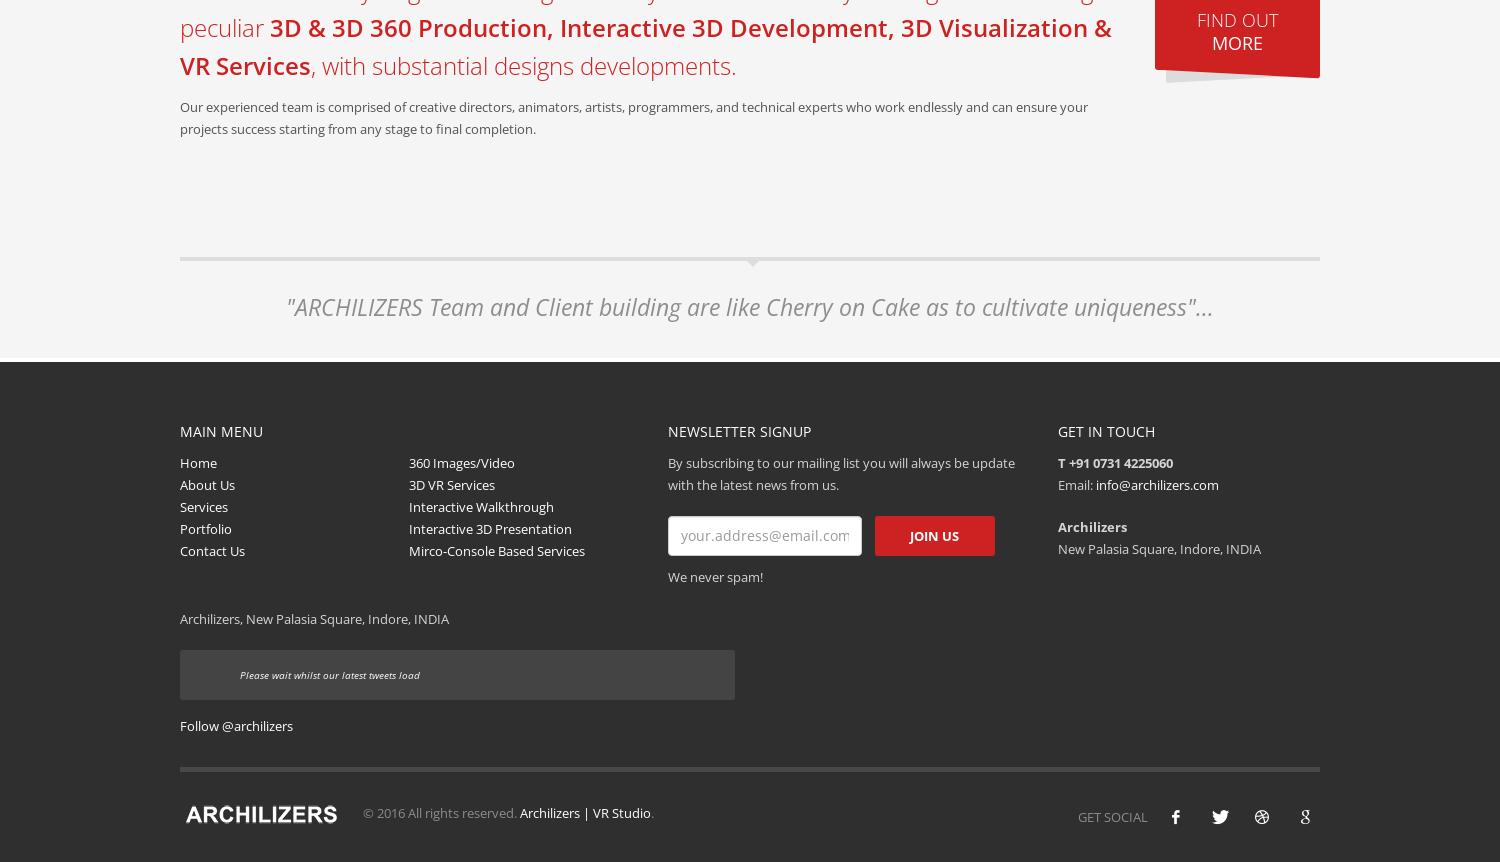  What do you see at coordinates (646, 46) in the screenshot?
I see `'3D & 3D 360 Production, Interactive 3D Development, 3D Visualization & VR Services'` at bounding box center [646, 46].